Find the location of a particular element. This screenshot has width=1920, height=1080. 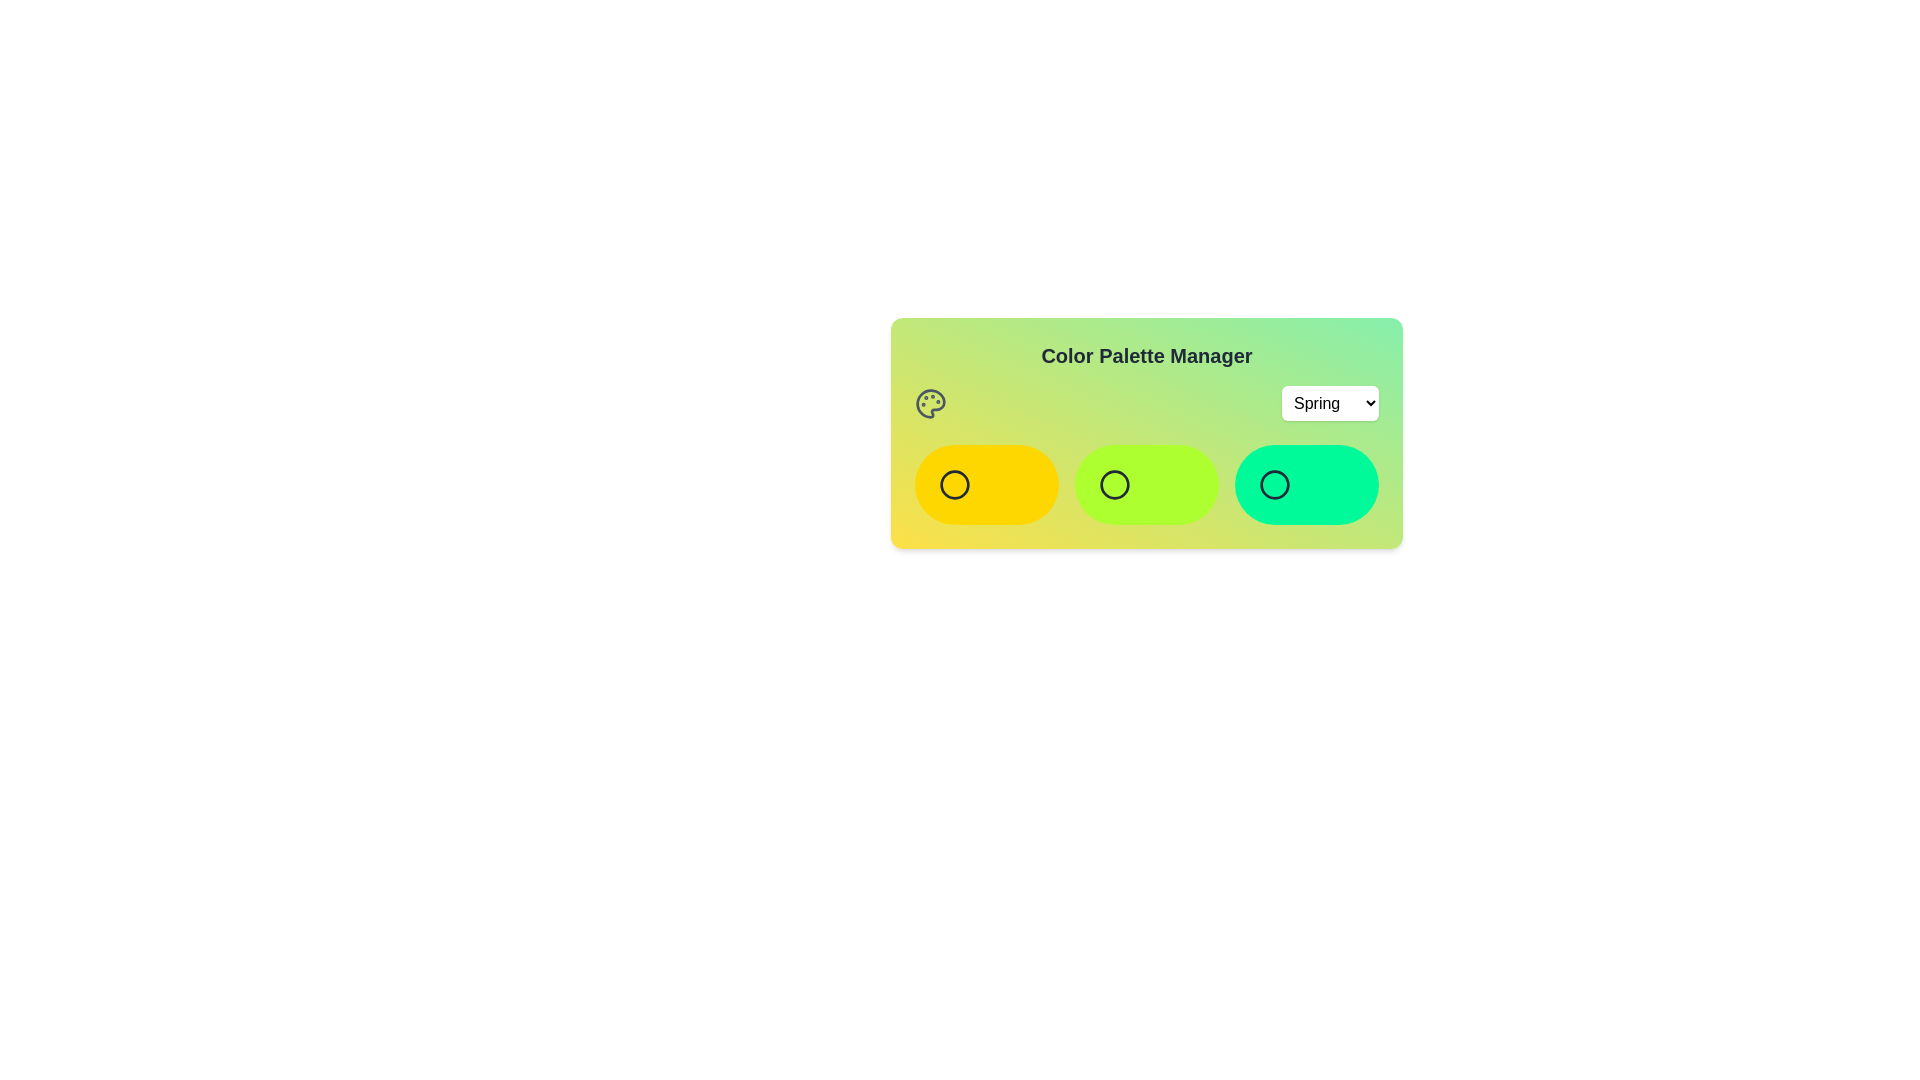

the color palette Summer from the dropdown menu is located at coordinates (1330, 403).